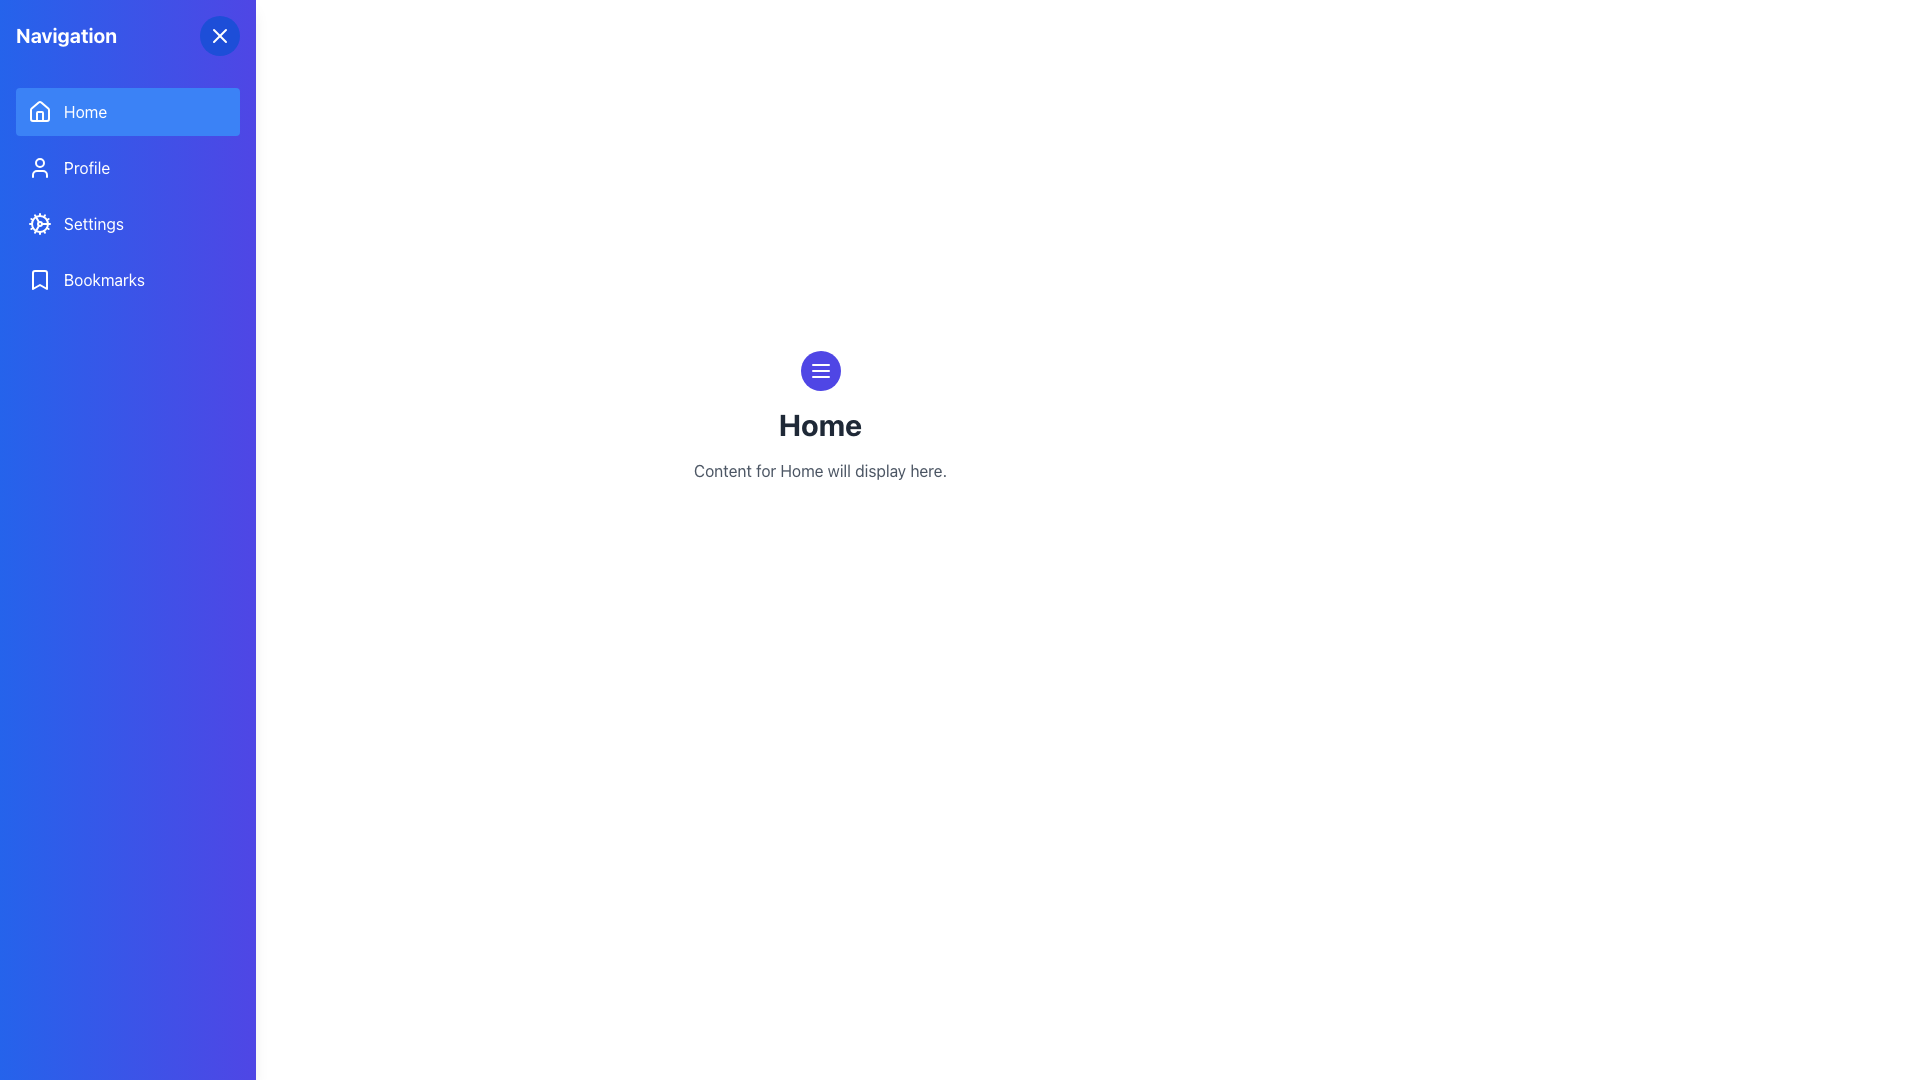 The height and width of the screenshot is (1080, 1920). I want to click on the graphic icon indicating the 'Profile' menu item located in the second row of the vertical navigation panel, so click(39, 167).